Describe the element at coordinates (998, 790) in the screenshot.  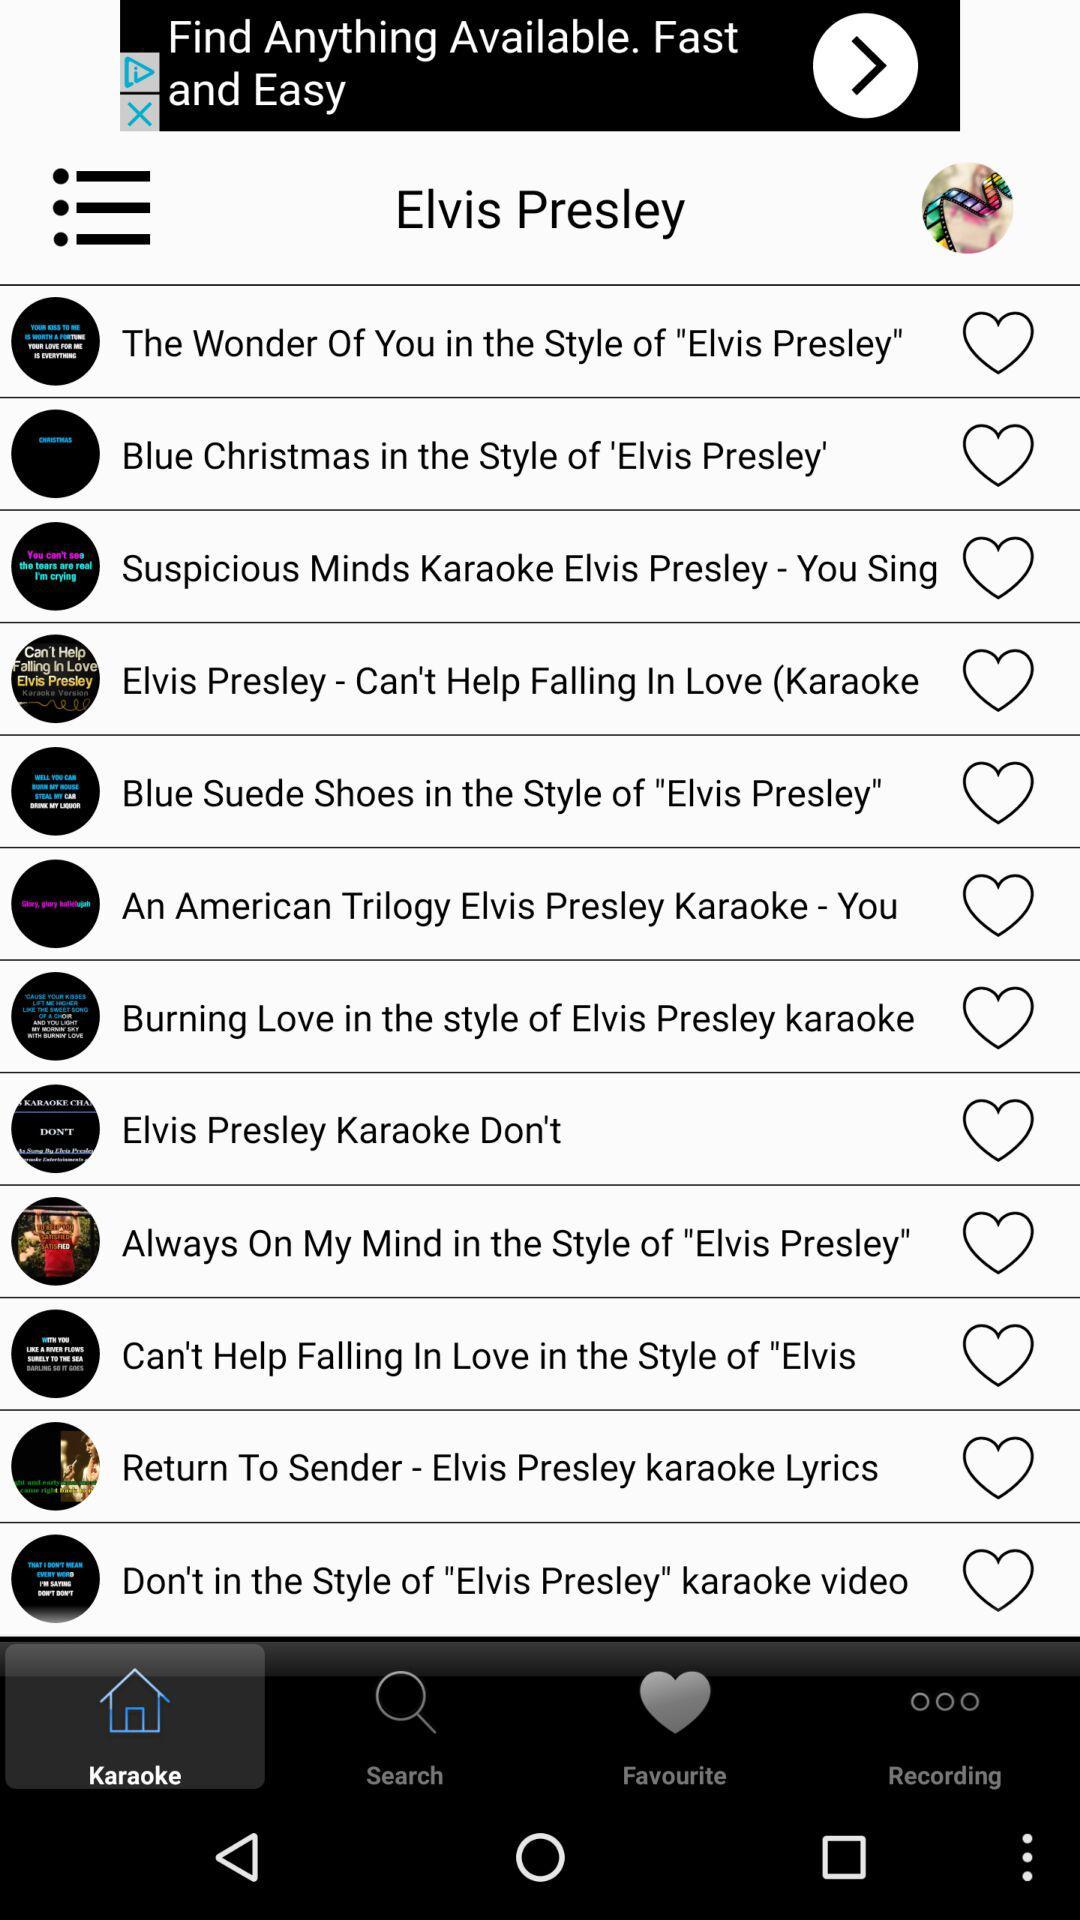
I see `the option` at that location.